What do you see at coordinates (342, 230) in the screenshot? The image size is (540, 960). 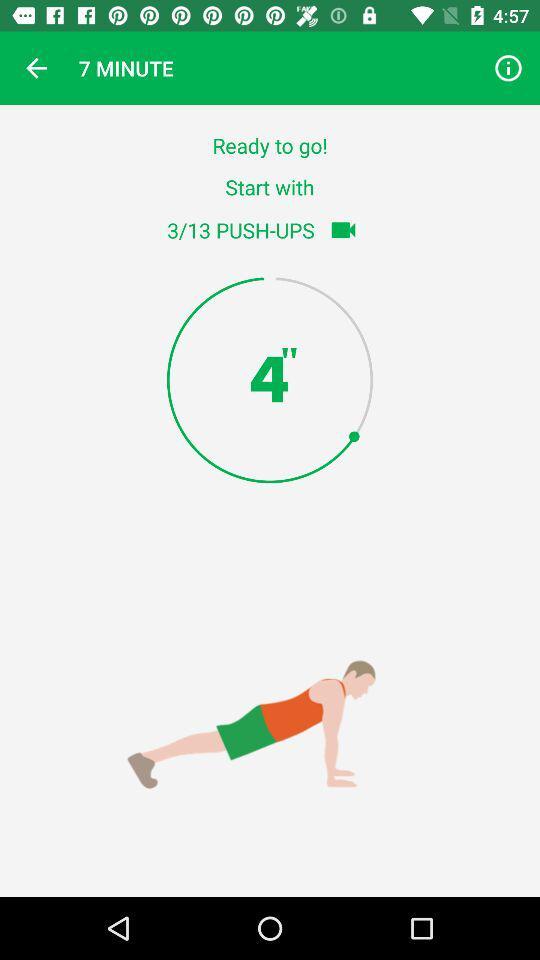 I see `the item below start with` at bounding box center [342, 230].